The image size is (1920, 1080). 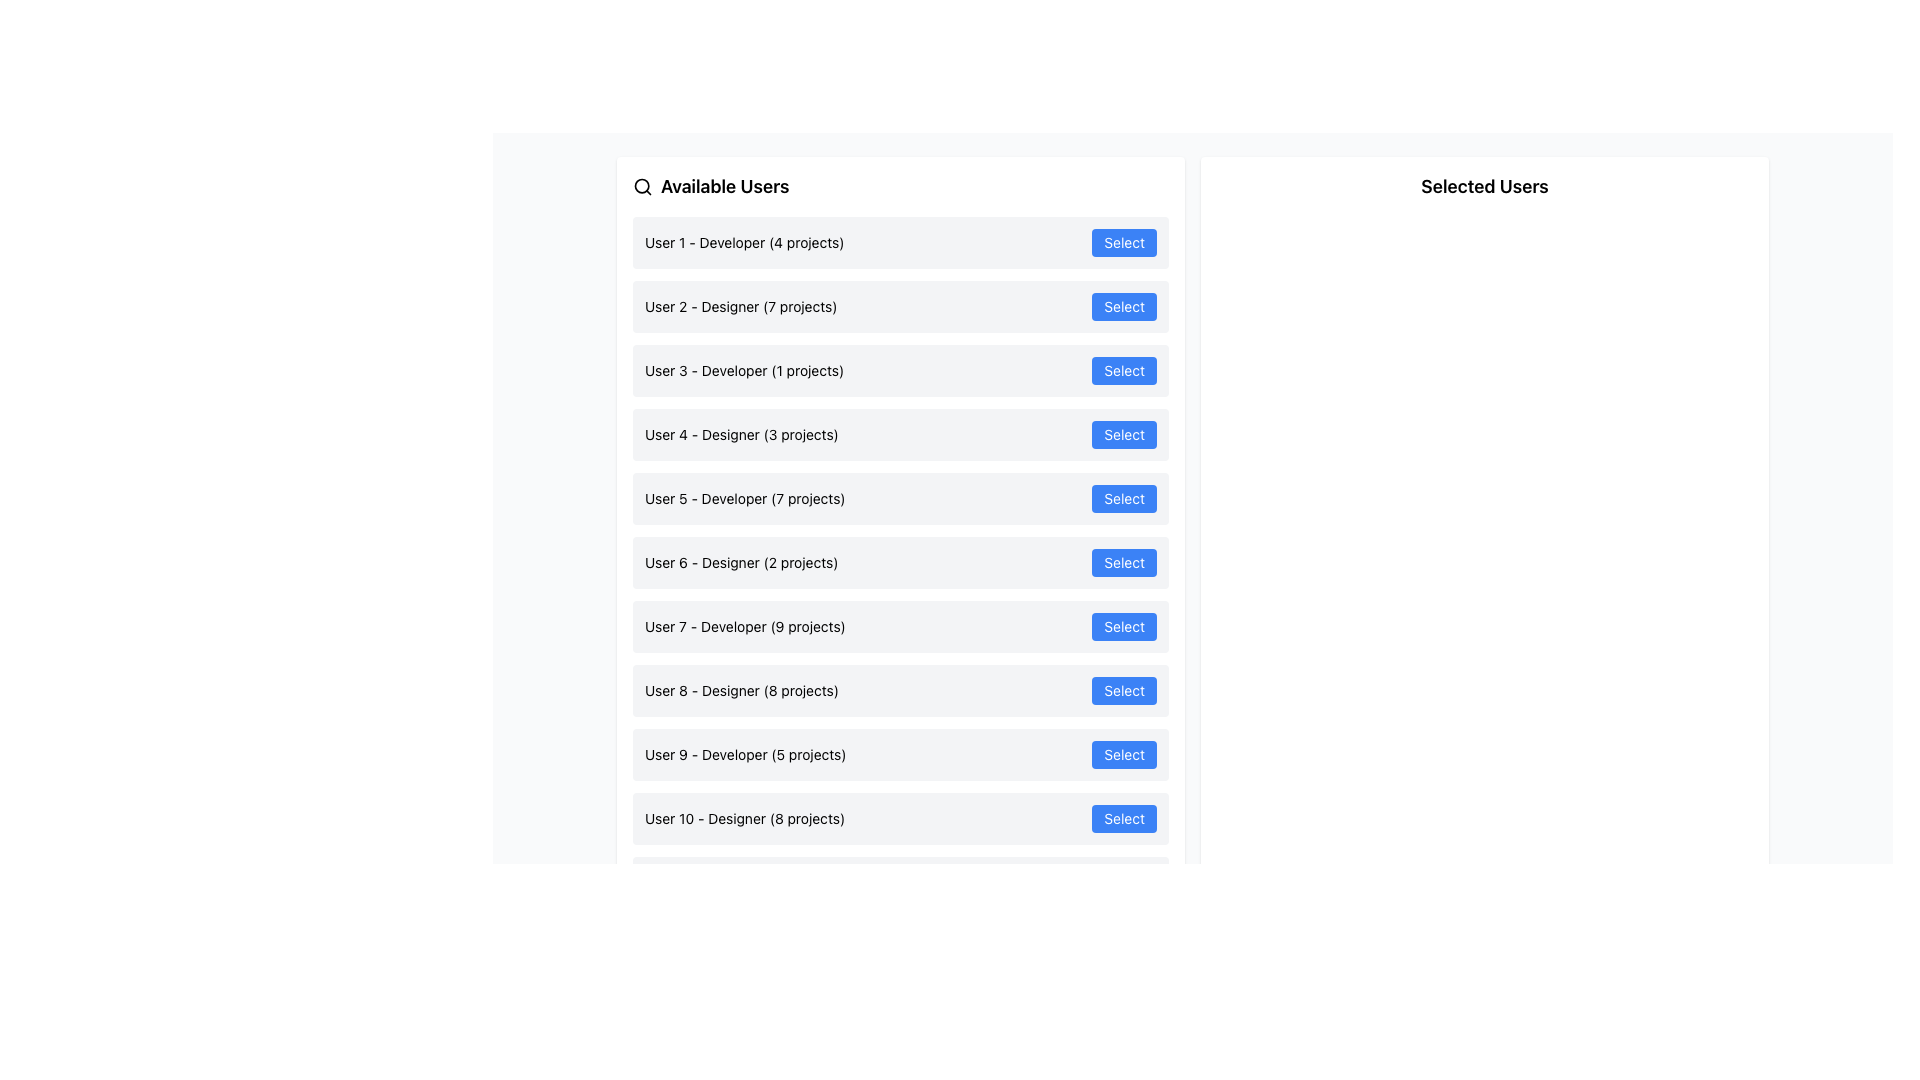 I want to click on the static text label displaying 'User 6 - Designer (2 projects)' located in the 'Available Users' panel, which is positioned to the left of the 'Select' button, so click(x=740, y=563).